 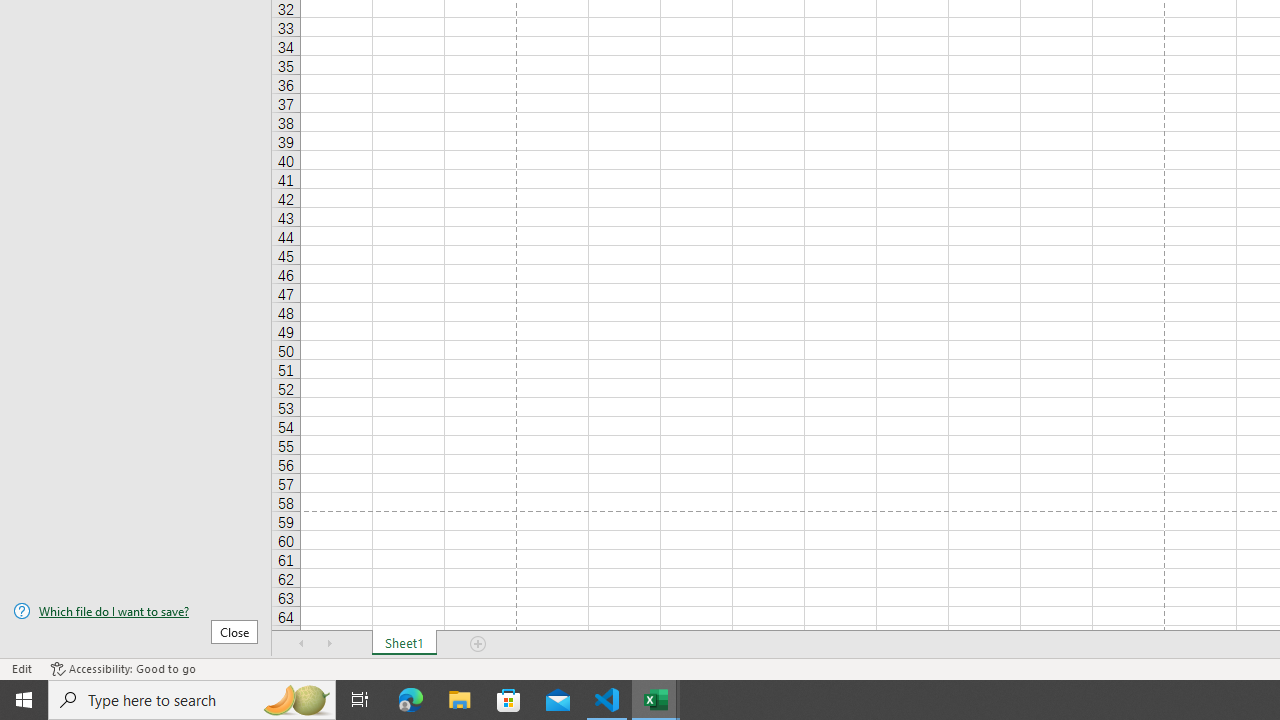 I want to click on 'Start', so click(x=24, y=698).